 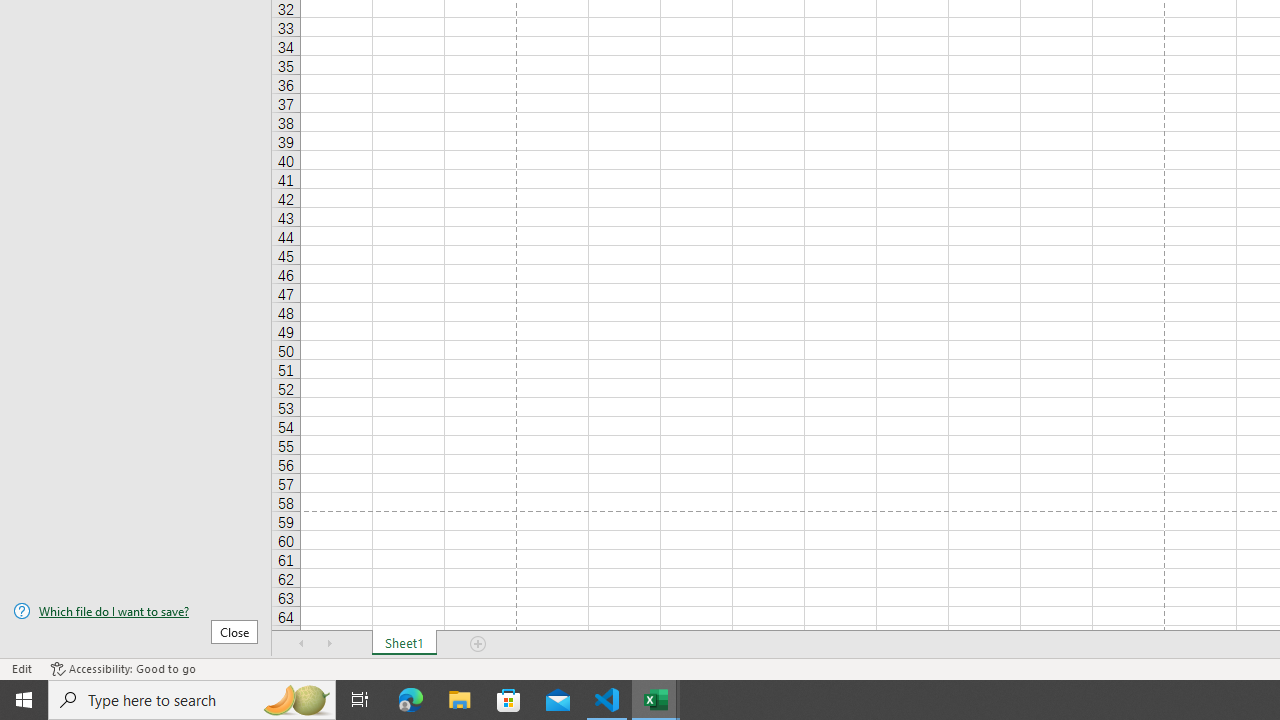 I want to click on 'Start', so click(x=24, y=698).